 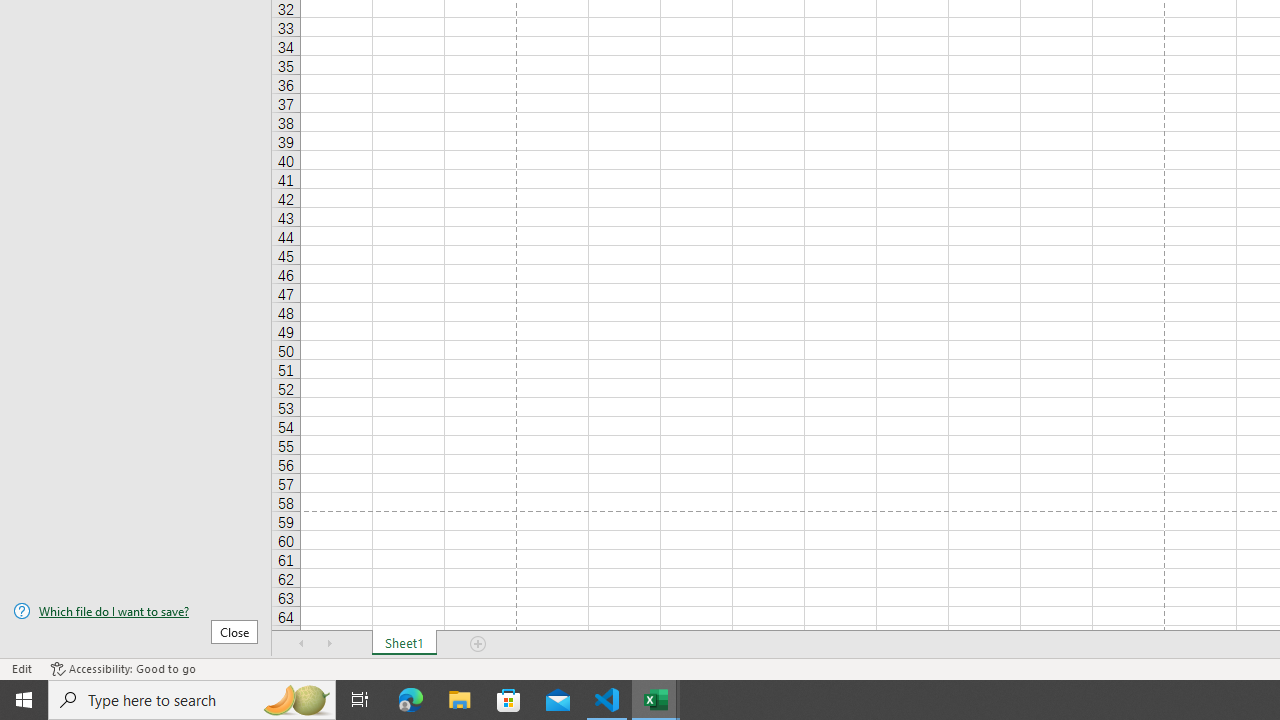 I want to click on 'Start', so click(x=24, y=698).